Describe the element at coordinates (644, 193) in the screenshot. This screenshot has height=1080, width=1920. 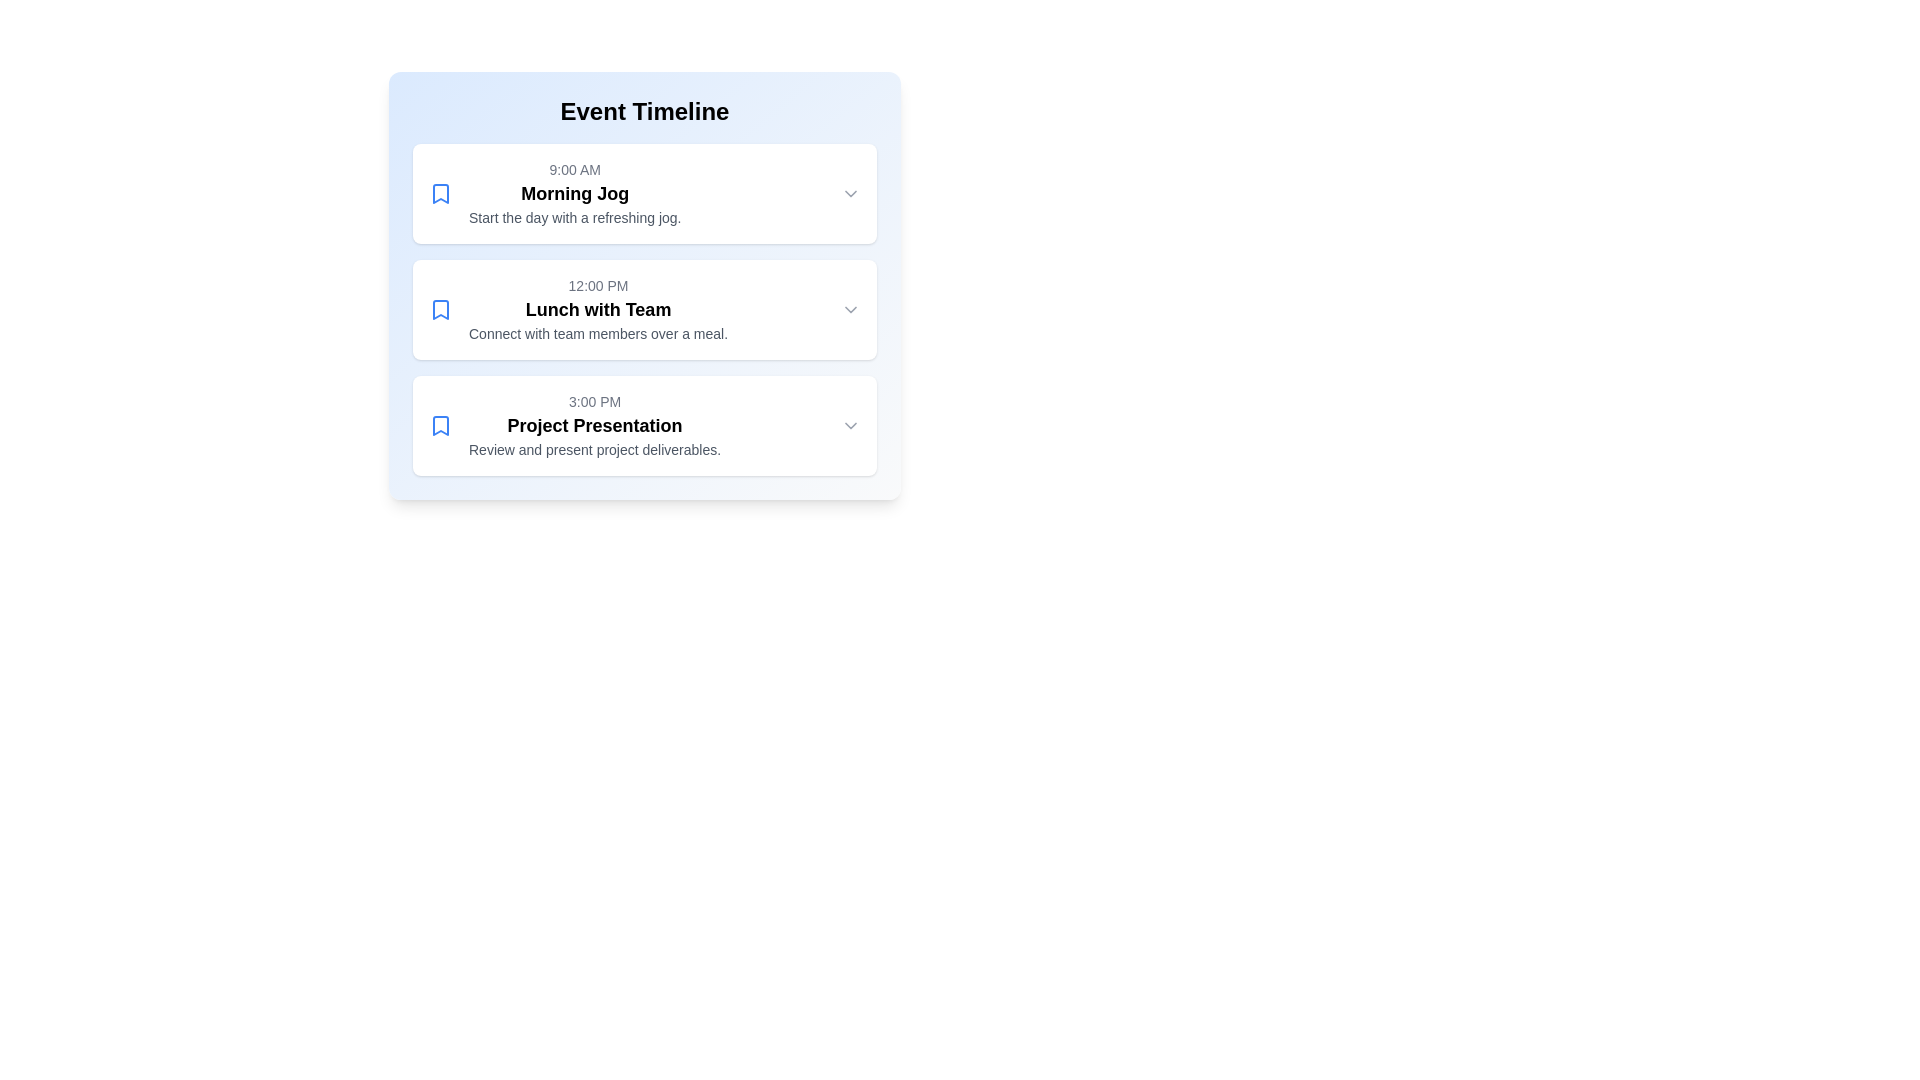
I see `the interactive event card in the 'Event Timeline' section` at that location.